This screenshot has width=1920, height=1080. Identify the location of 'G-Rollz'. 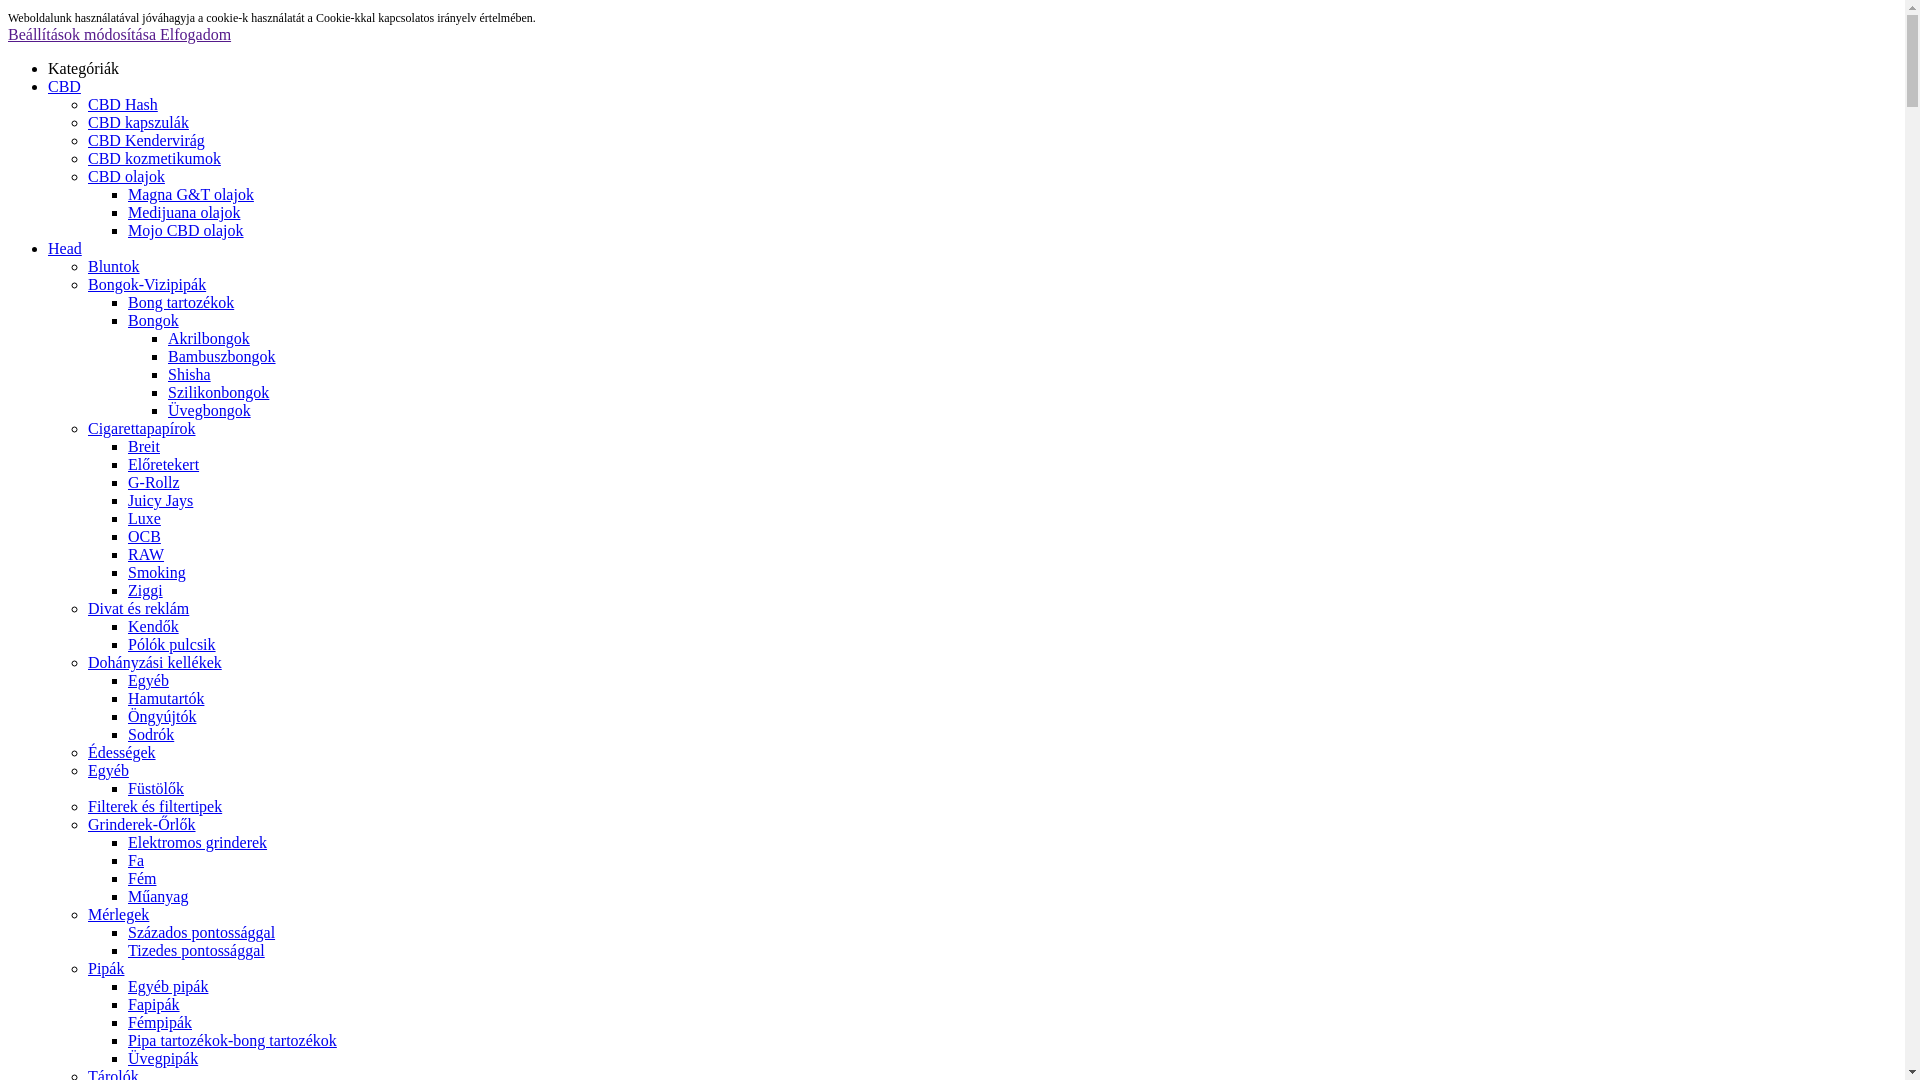
(152, 482).